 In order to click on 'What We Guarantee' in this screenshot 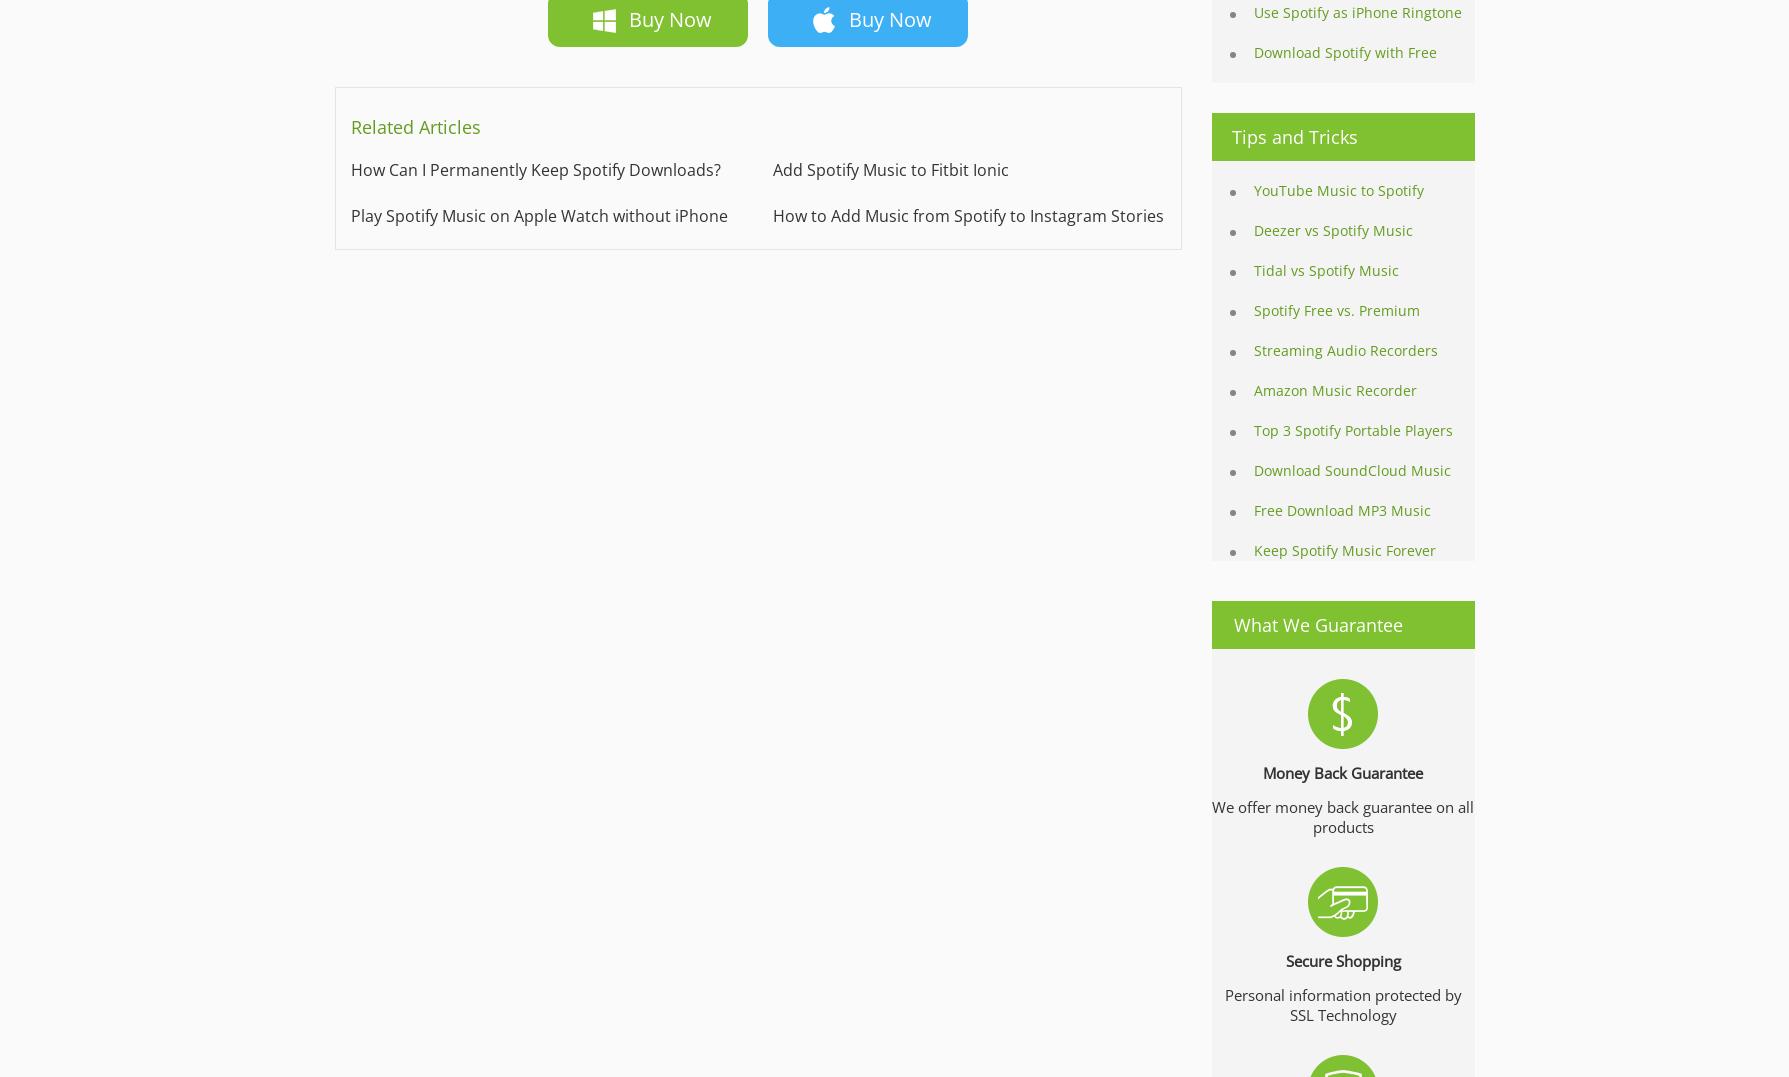, I will do `click(1318, 624)`.